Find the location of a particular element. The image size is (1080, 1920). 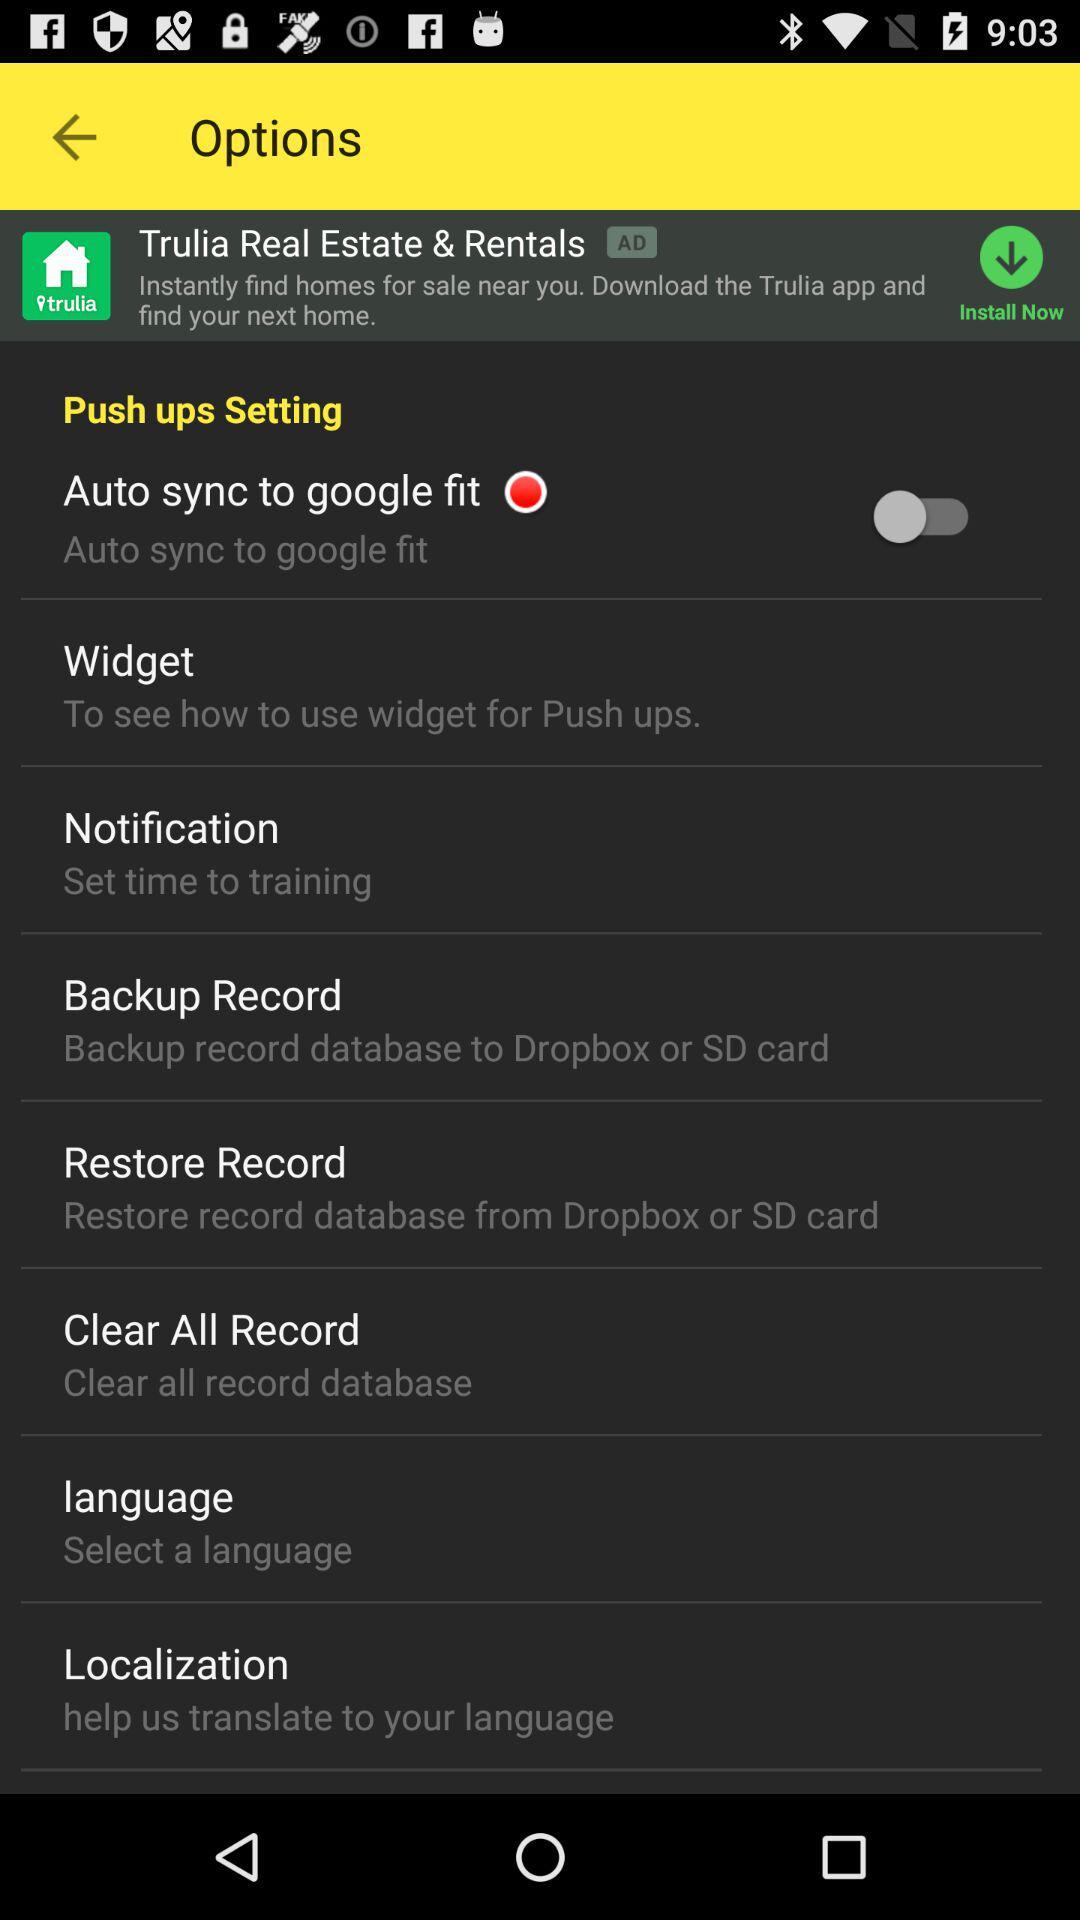

the arrow_backward icon is located at coordinates (72, 145).